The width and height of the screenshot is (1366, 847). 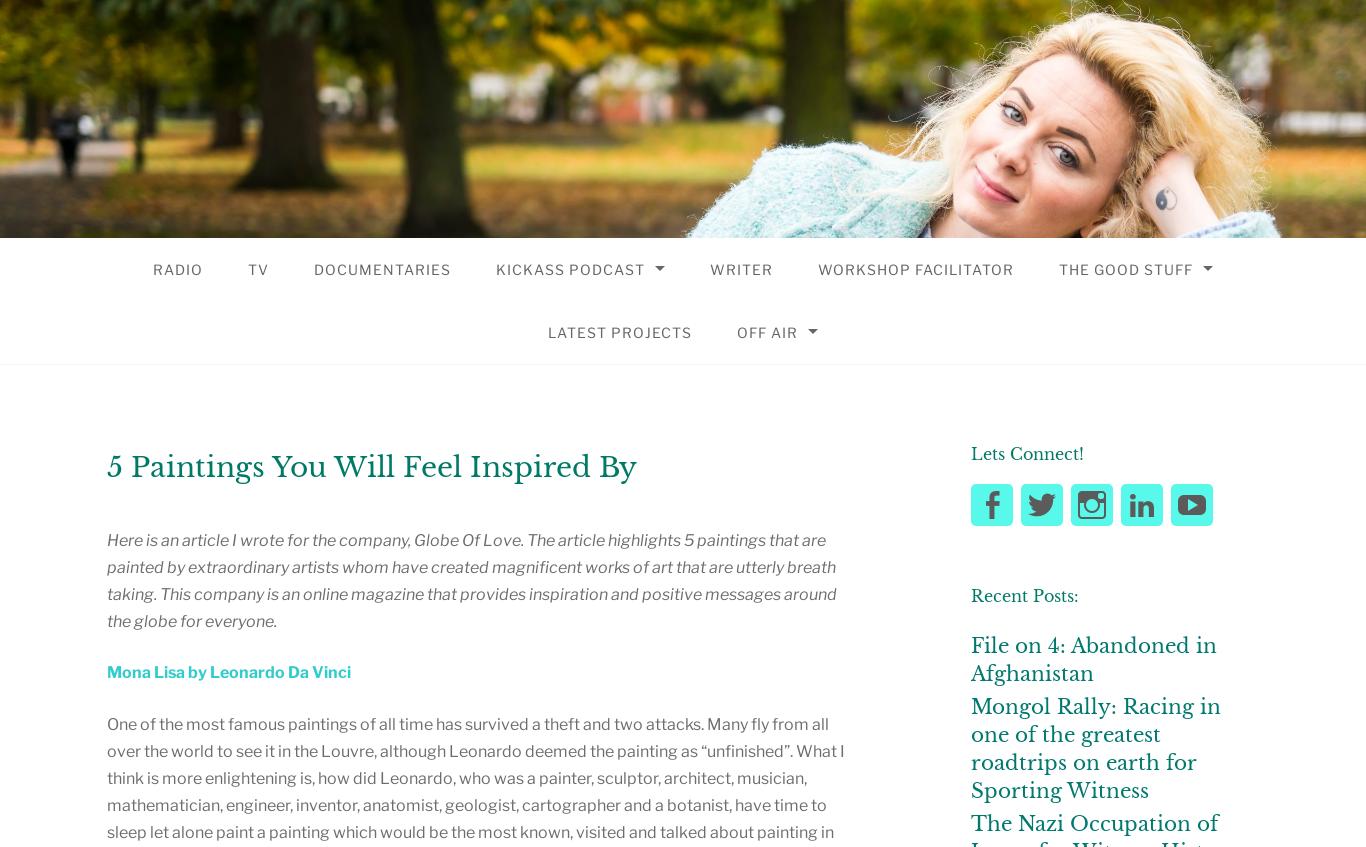 I want to click on 'TV', so click(x=248, y=268).